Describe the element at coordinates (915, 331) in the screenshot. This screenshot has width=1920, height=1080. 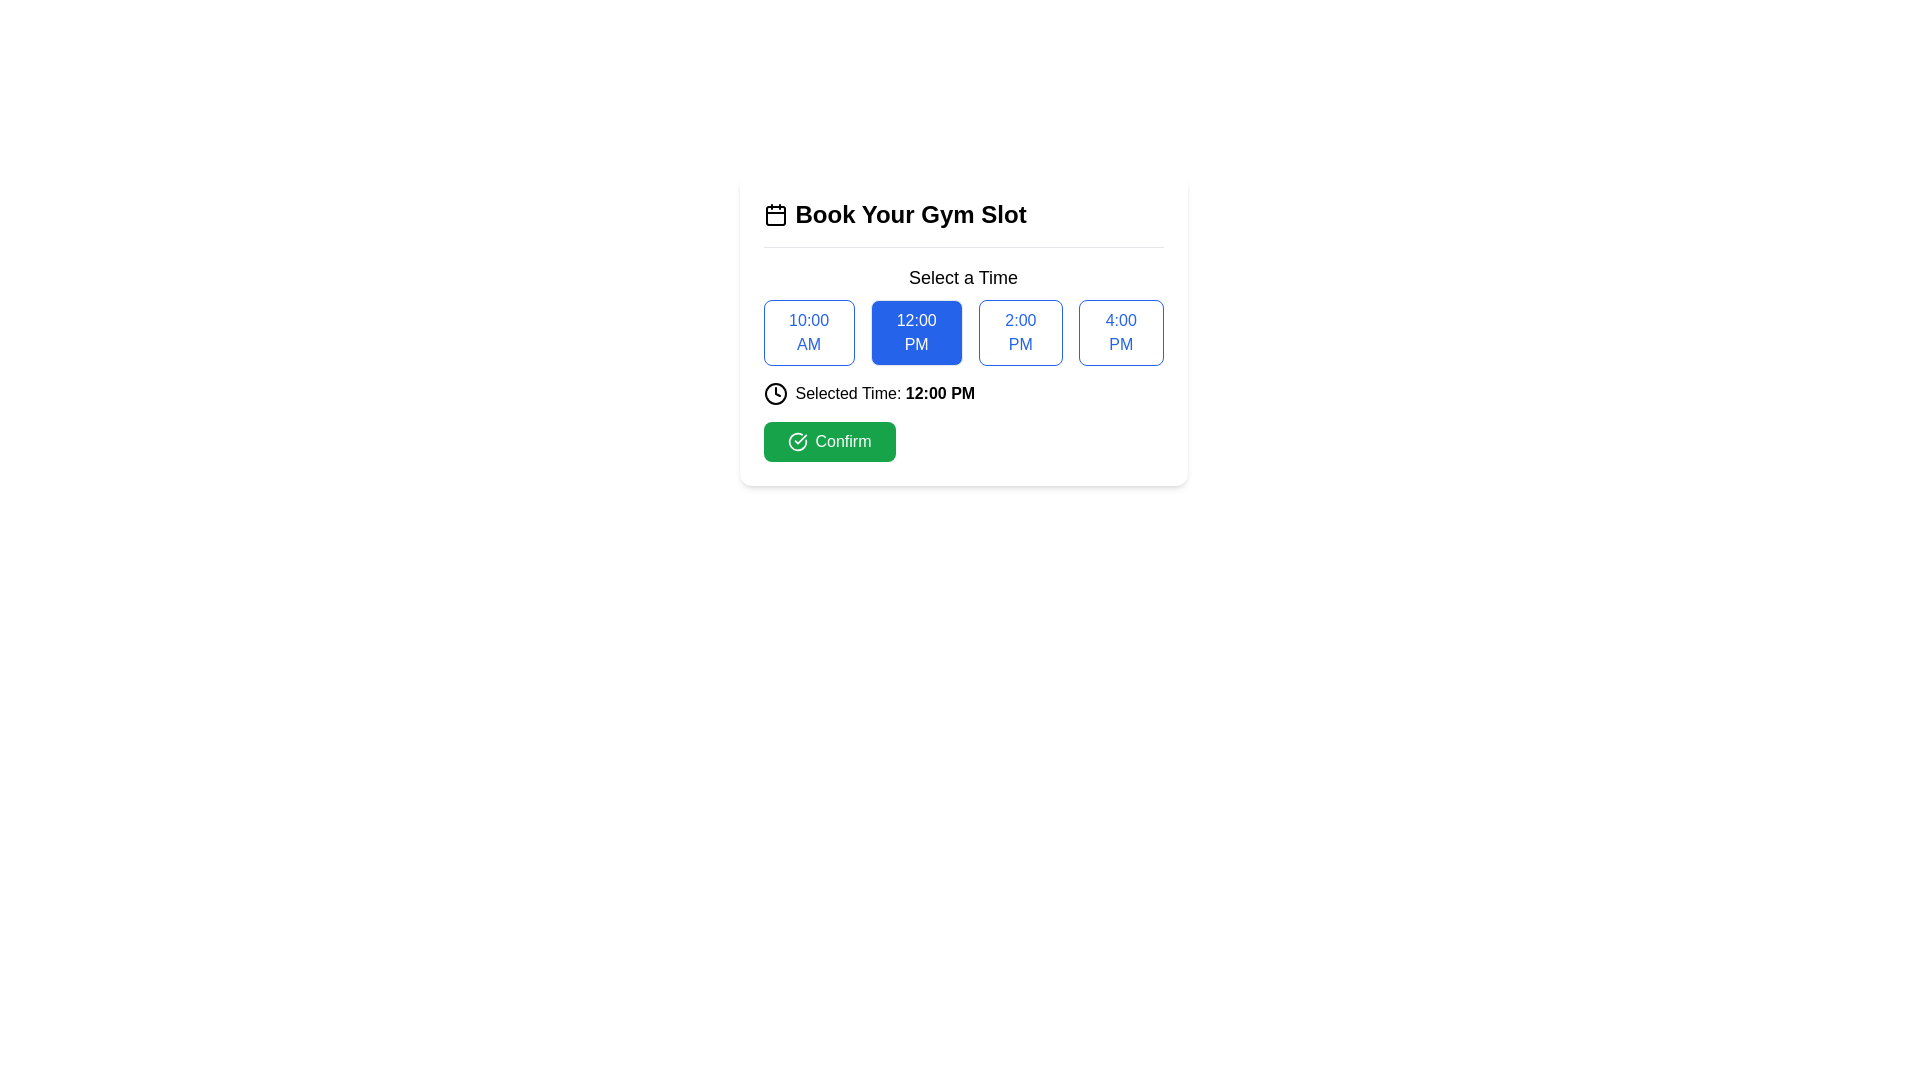
I see `the interactive button labeled '12:00 PM'` at that location.